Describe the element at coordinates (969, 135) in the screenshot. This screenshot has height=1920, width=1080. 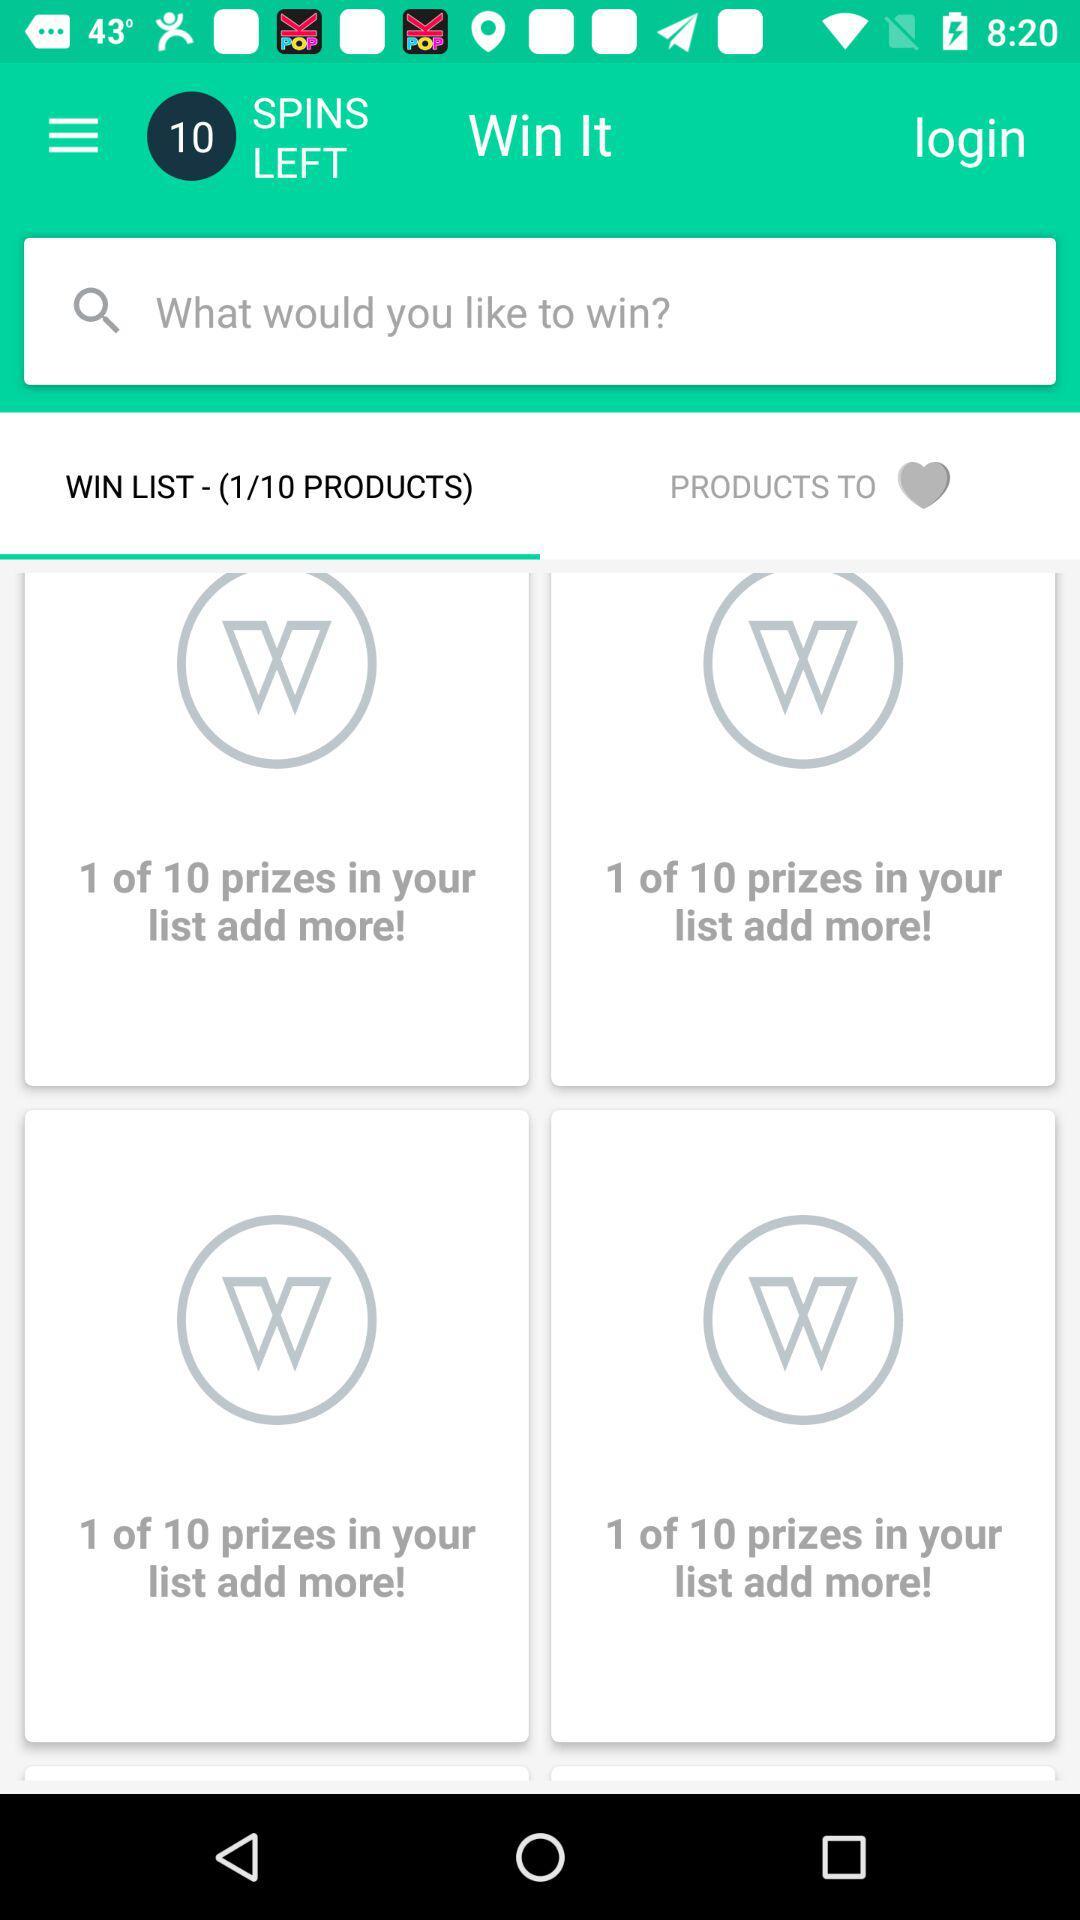
I see `the login` at that location.